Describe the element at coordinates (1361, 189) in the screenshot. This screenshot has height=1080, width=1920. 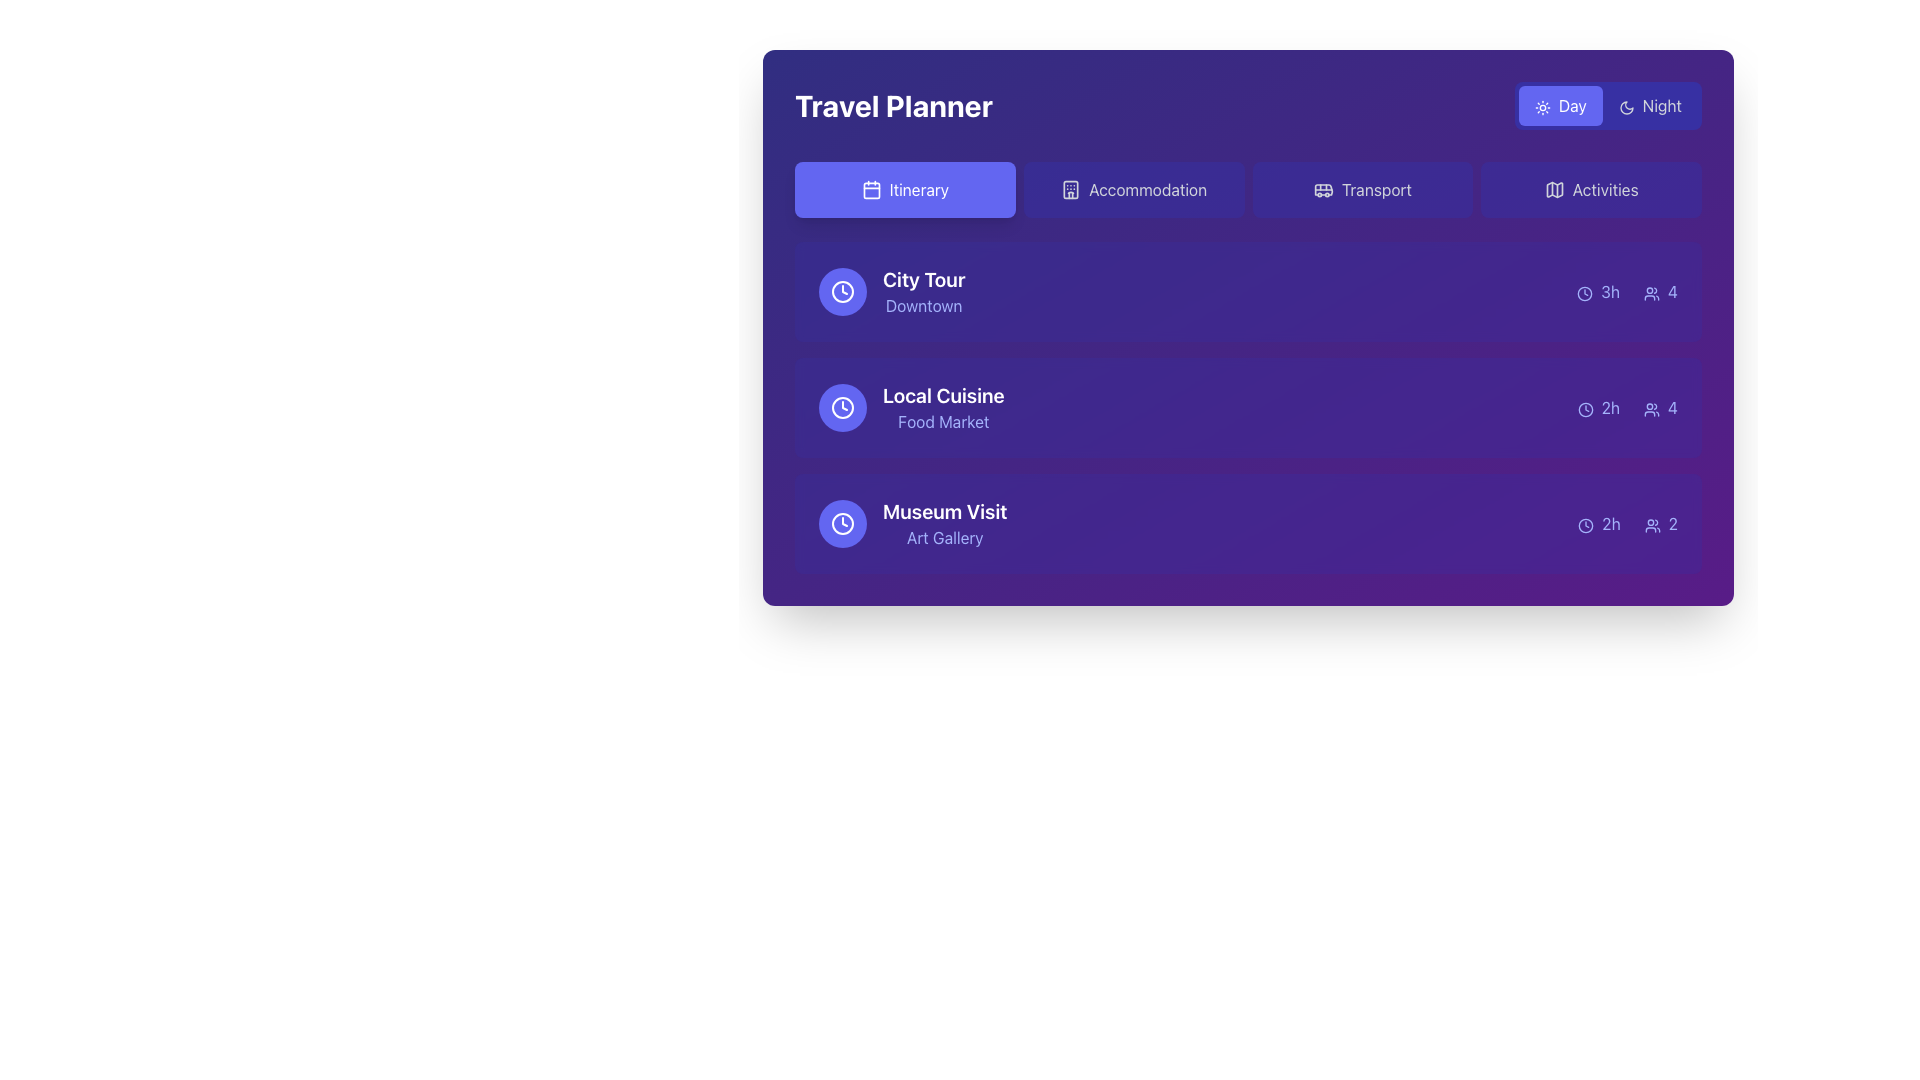
I see `the 'Transport' button, which is the third button from the left in a row of four buttons at the top of the interface, featuring a purple background and a bus icon` at that location.